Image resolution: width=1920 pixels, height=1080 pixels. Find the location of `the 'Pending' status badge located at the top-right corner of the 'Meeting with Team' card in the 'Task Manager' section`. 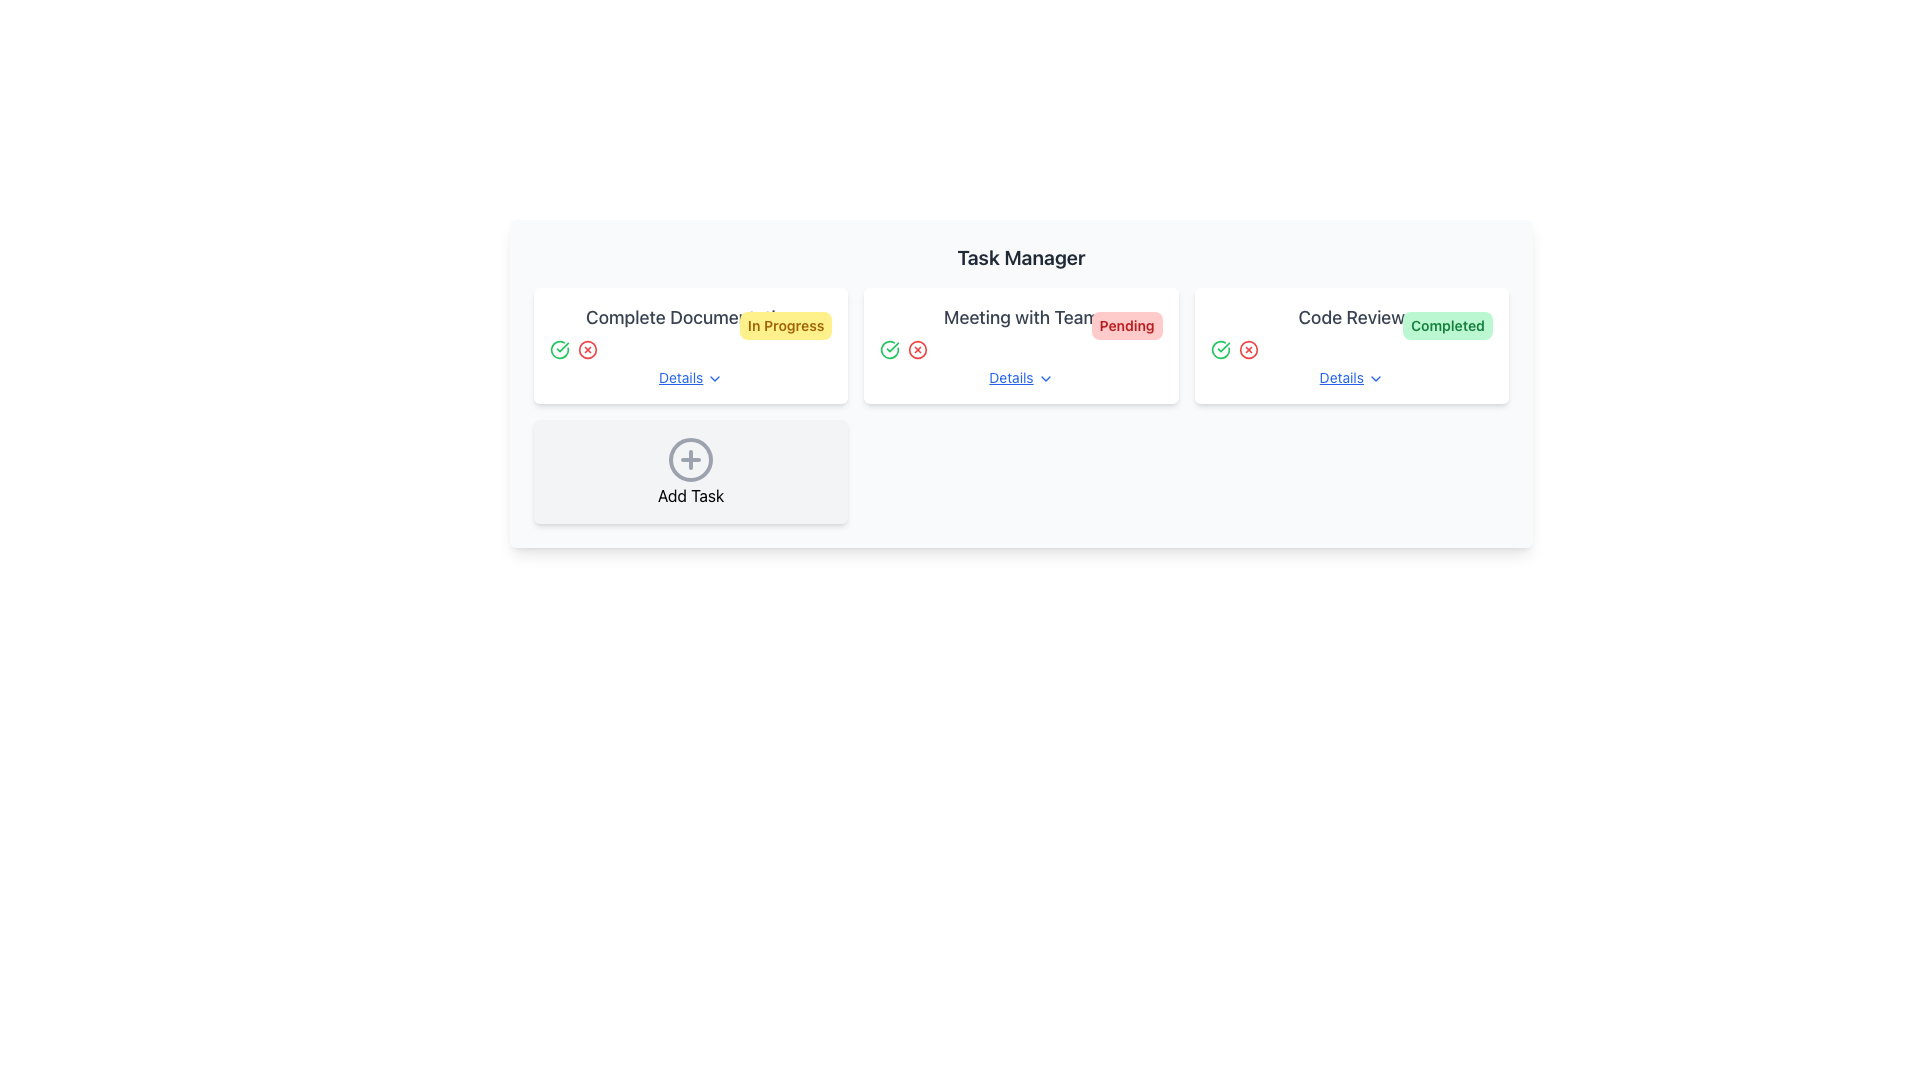

the 'Pending' status badge located at the top-right corner of the 'Meeting with Team' card in the 'Task Manager' section is located at coordinates (1127, 325).